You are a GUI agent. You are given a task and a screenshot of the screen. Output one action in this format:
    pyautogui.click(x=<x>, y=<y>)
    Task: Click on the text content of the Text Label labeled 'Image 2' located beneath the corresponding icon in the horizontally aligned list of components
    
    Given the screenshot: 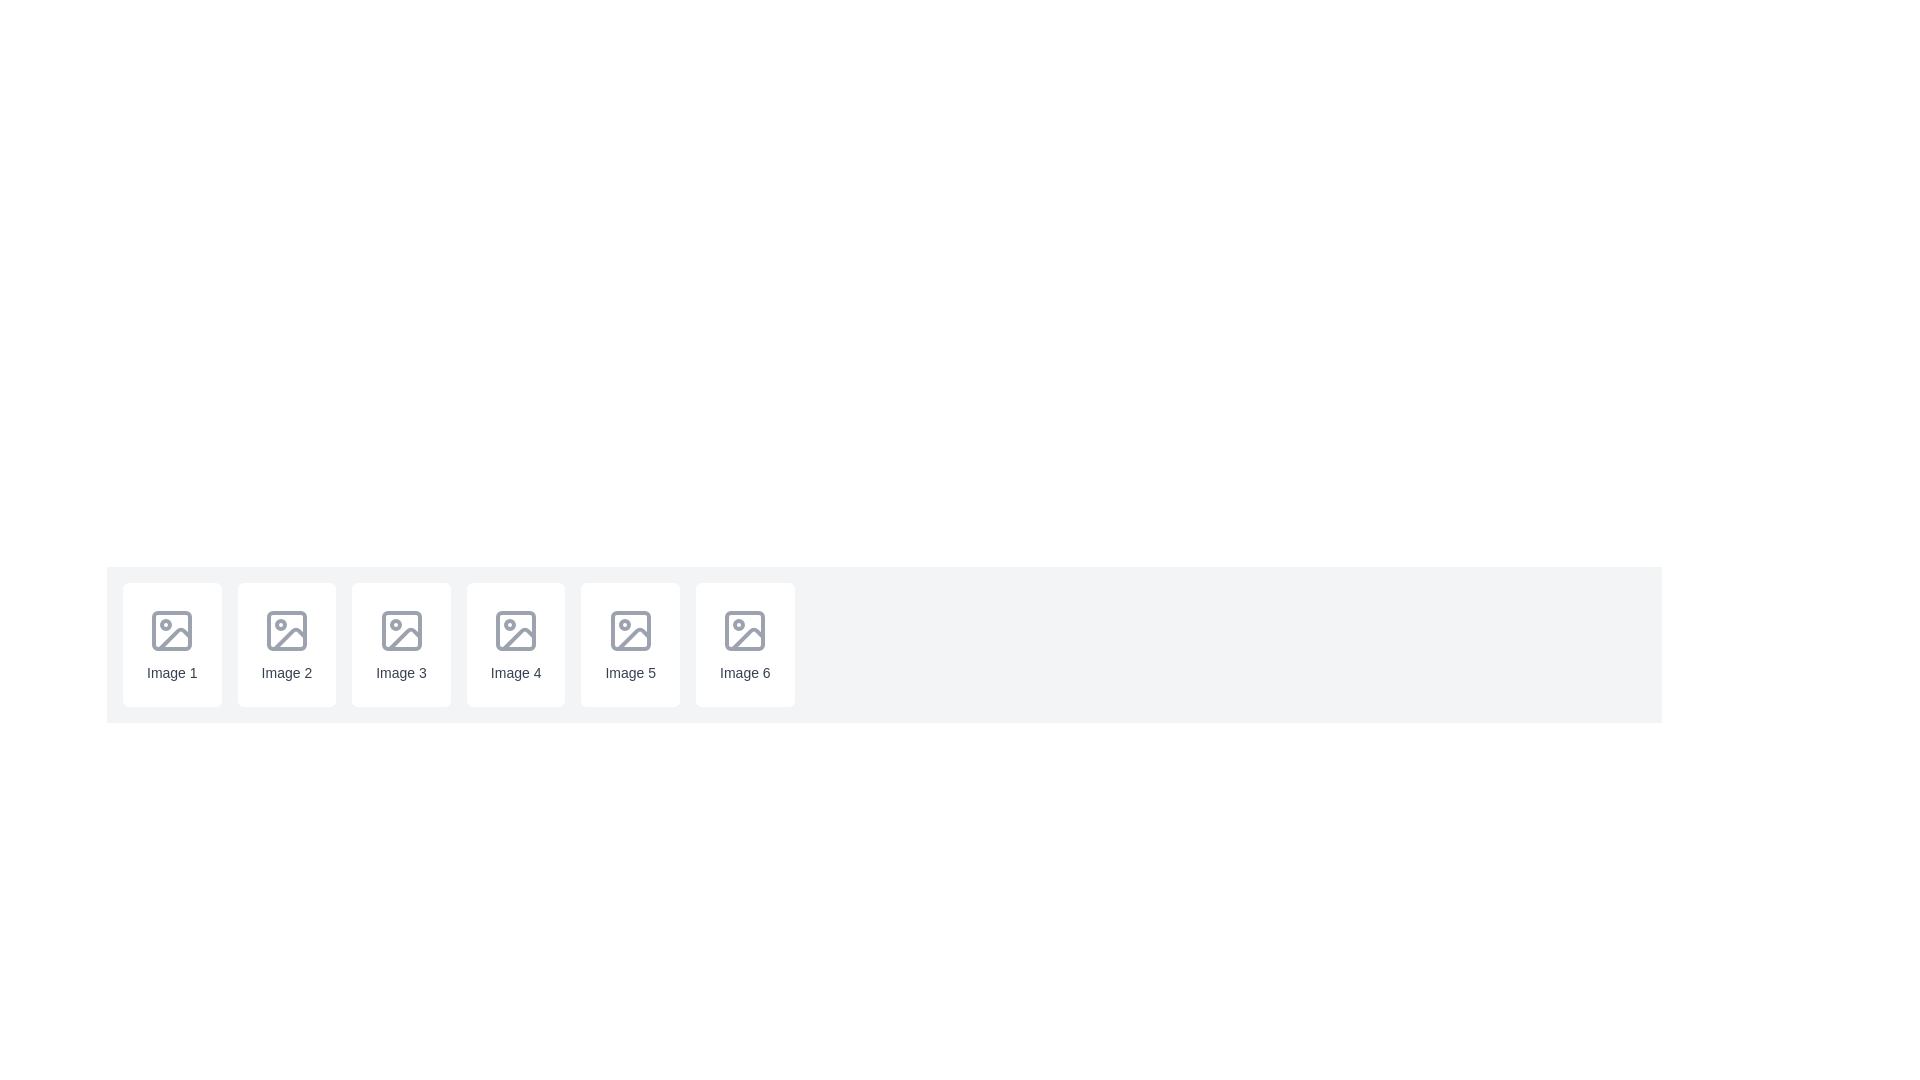 What is the action you would take?
    pyautogui.click(x=285, y=672)
    